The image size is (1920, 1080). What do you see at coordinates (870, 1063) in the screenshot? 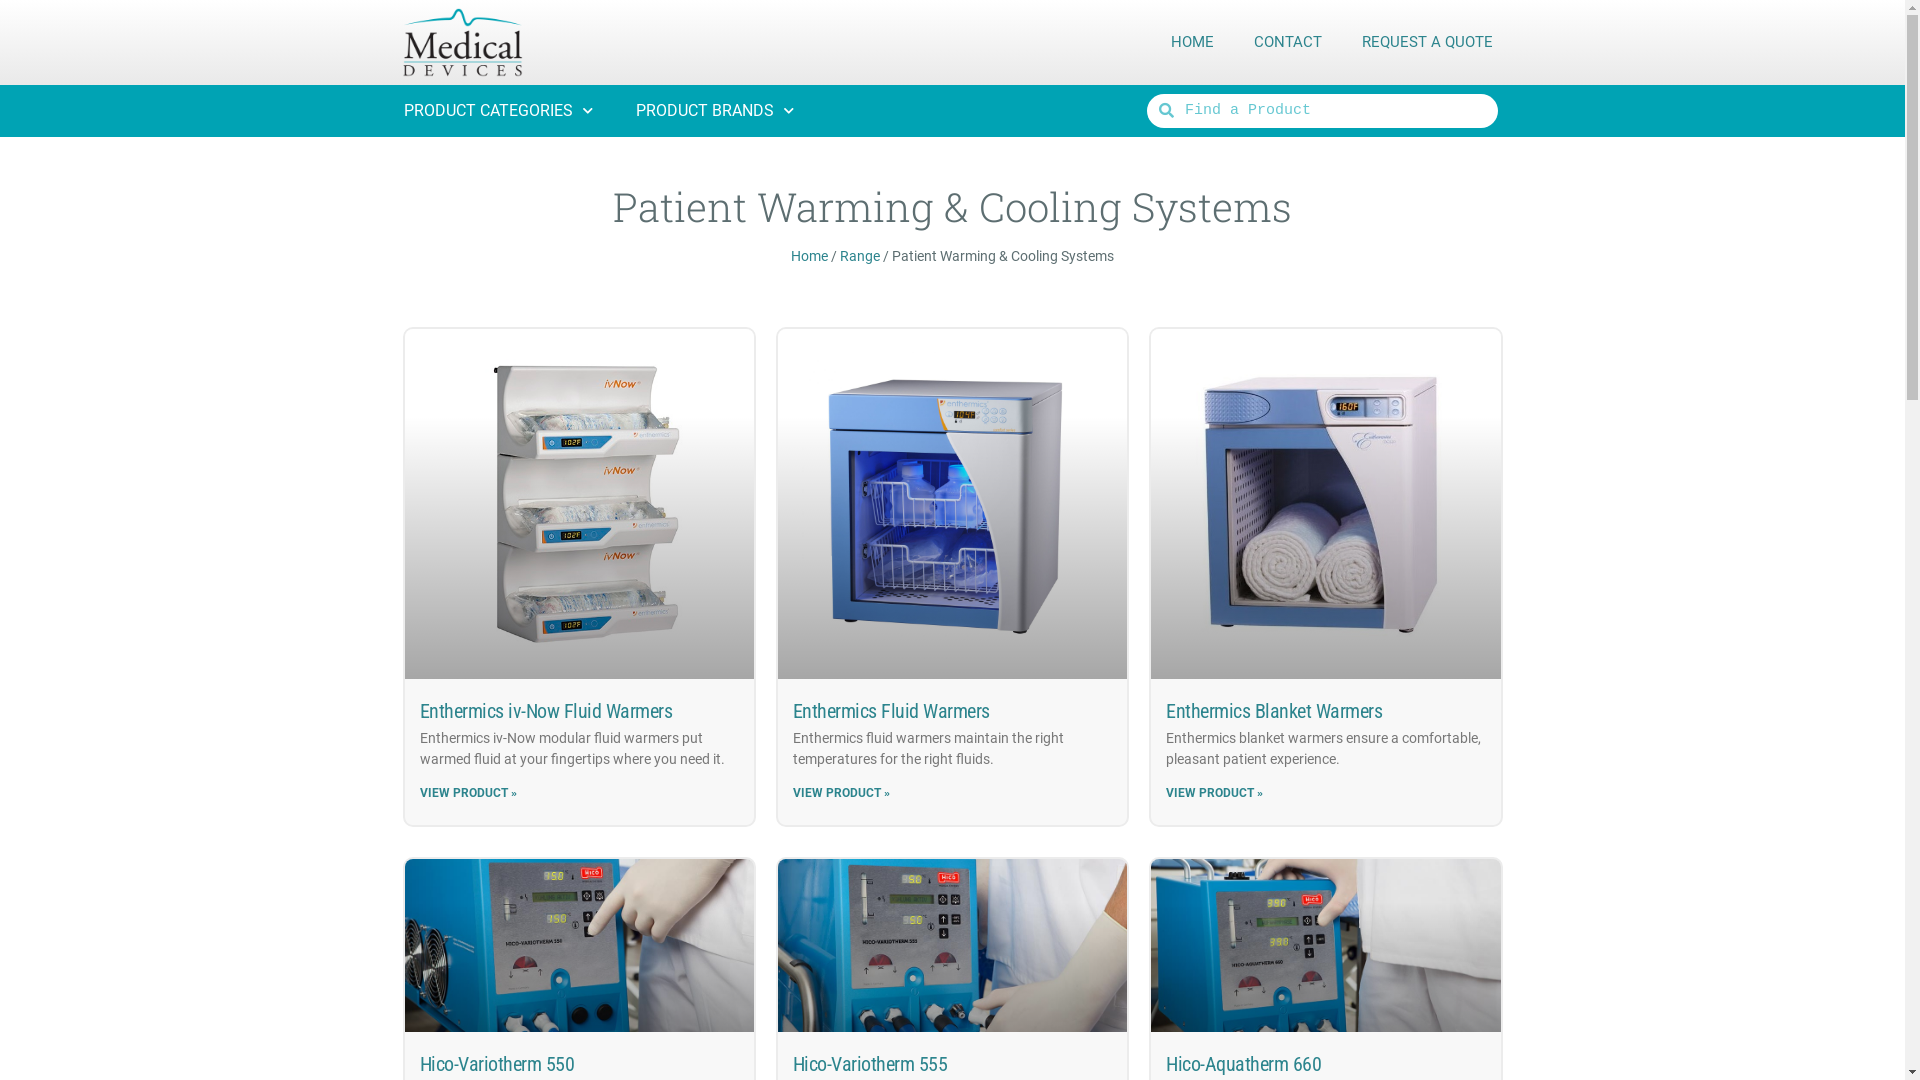
I see `'Hico-Variotherm 555'` at bounding box center [870, 1063].